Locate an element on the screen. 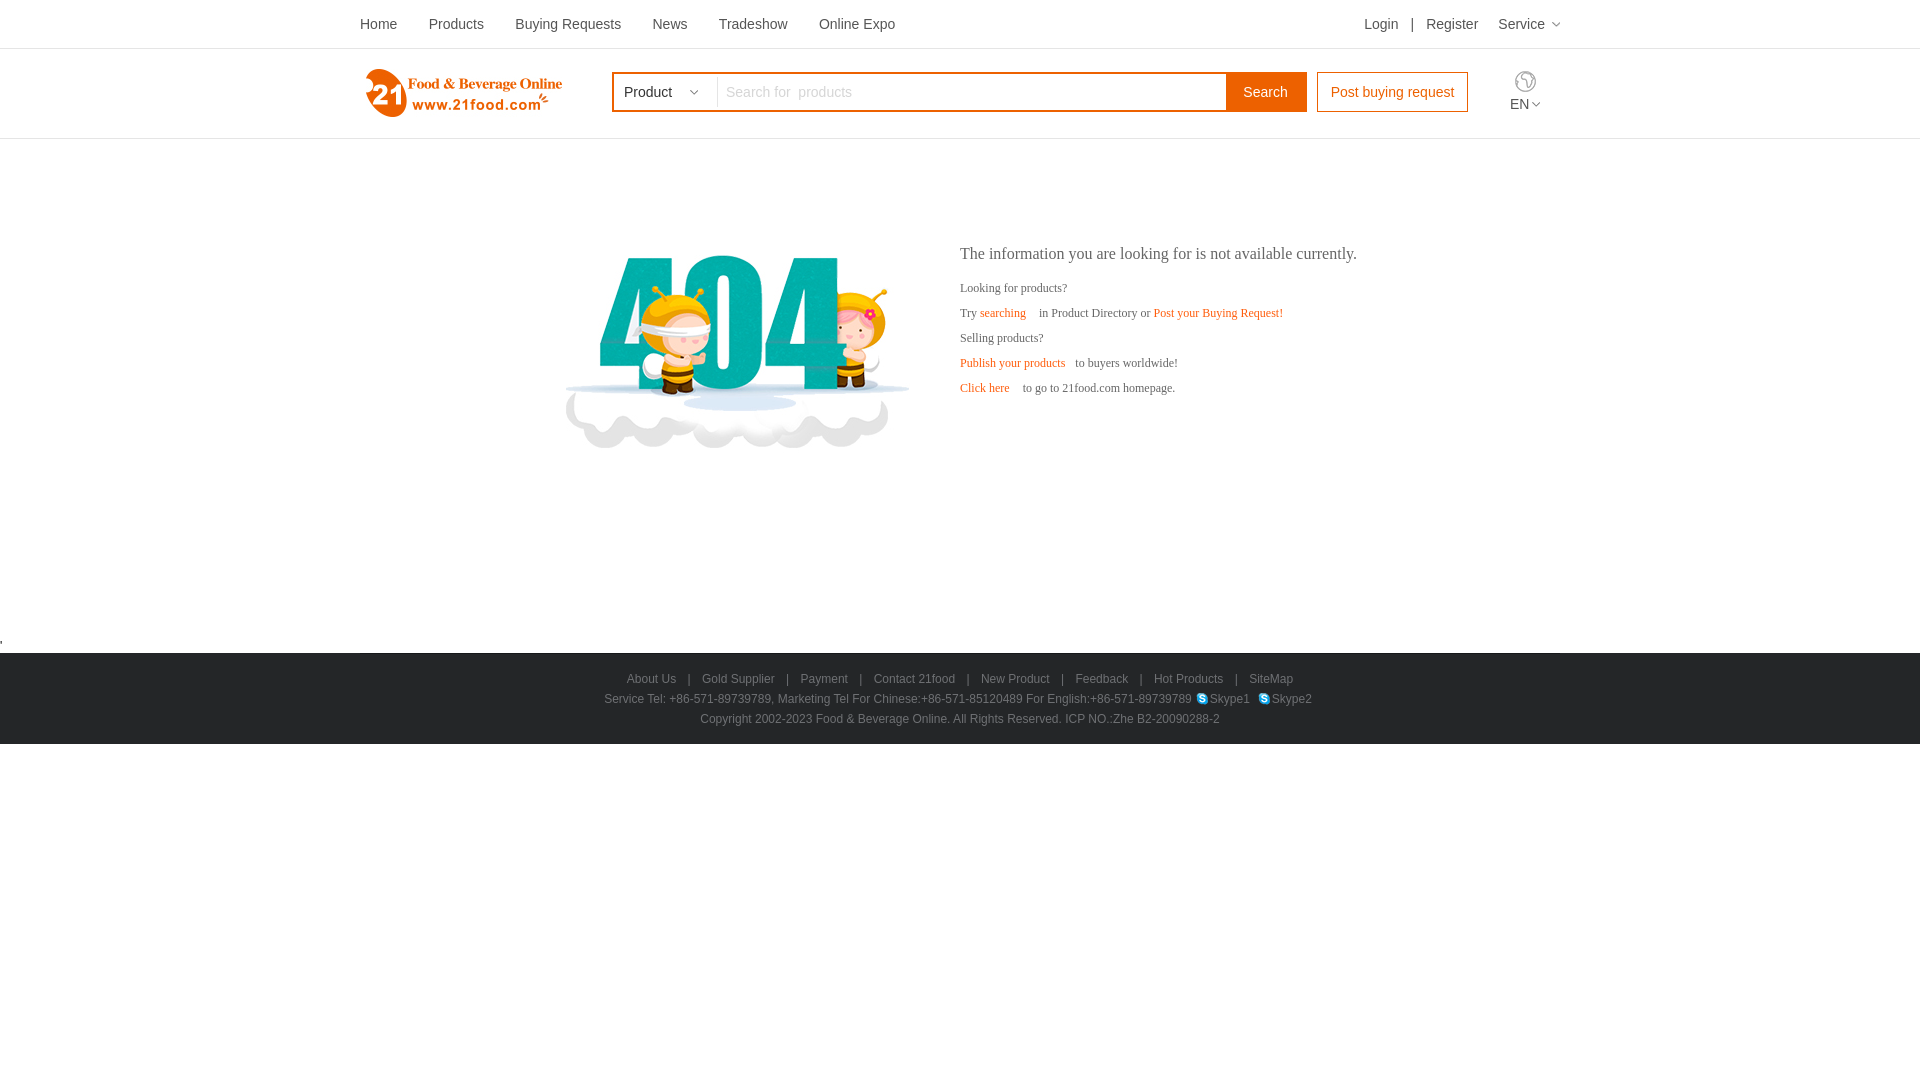 This screenshot has width=1920, height=1080. 'Hot Products' is located at coordinates (1153, 677).